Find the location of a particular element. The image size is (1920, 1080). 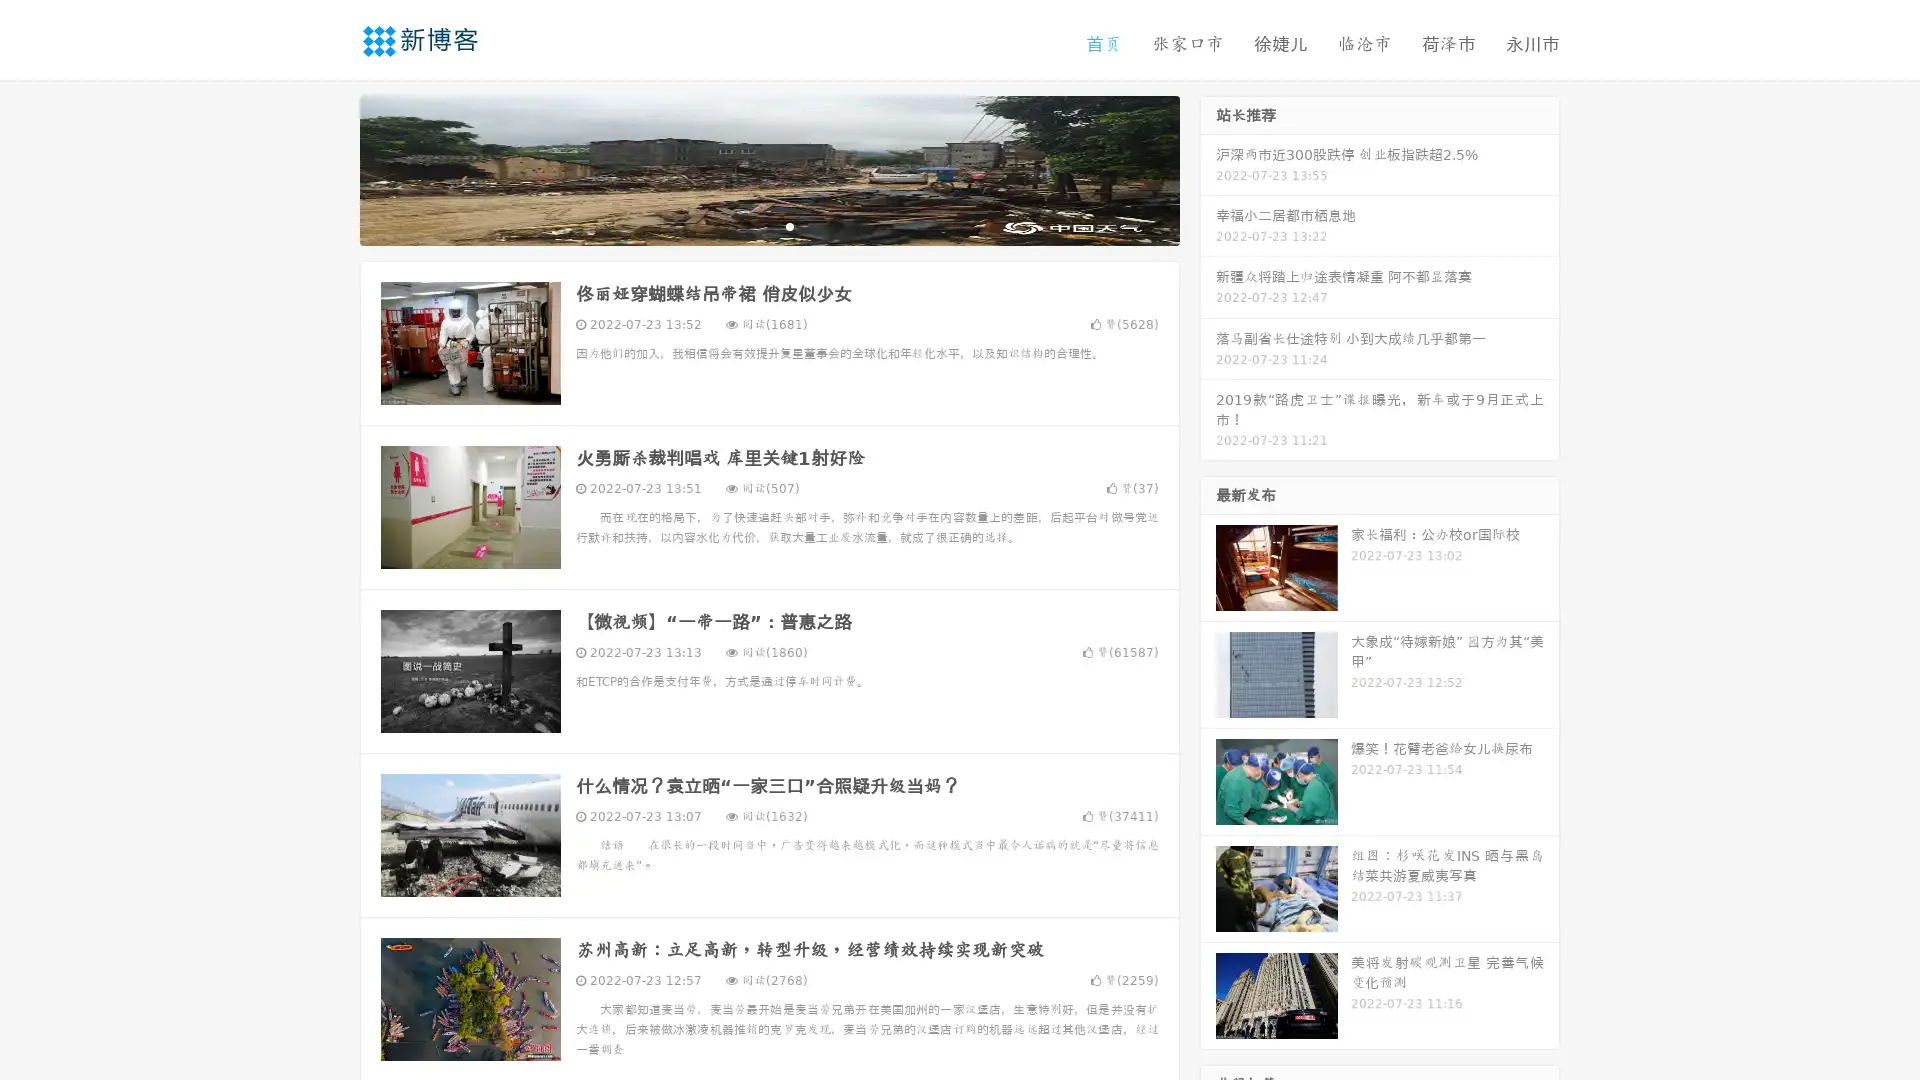

Previous slide is located at coordinates (330, 168).